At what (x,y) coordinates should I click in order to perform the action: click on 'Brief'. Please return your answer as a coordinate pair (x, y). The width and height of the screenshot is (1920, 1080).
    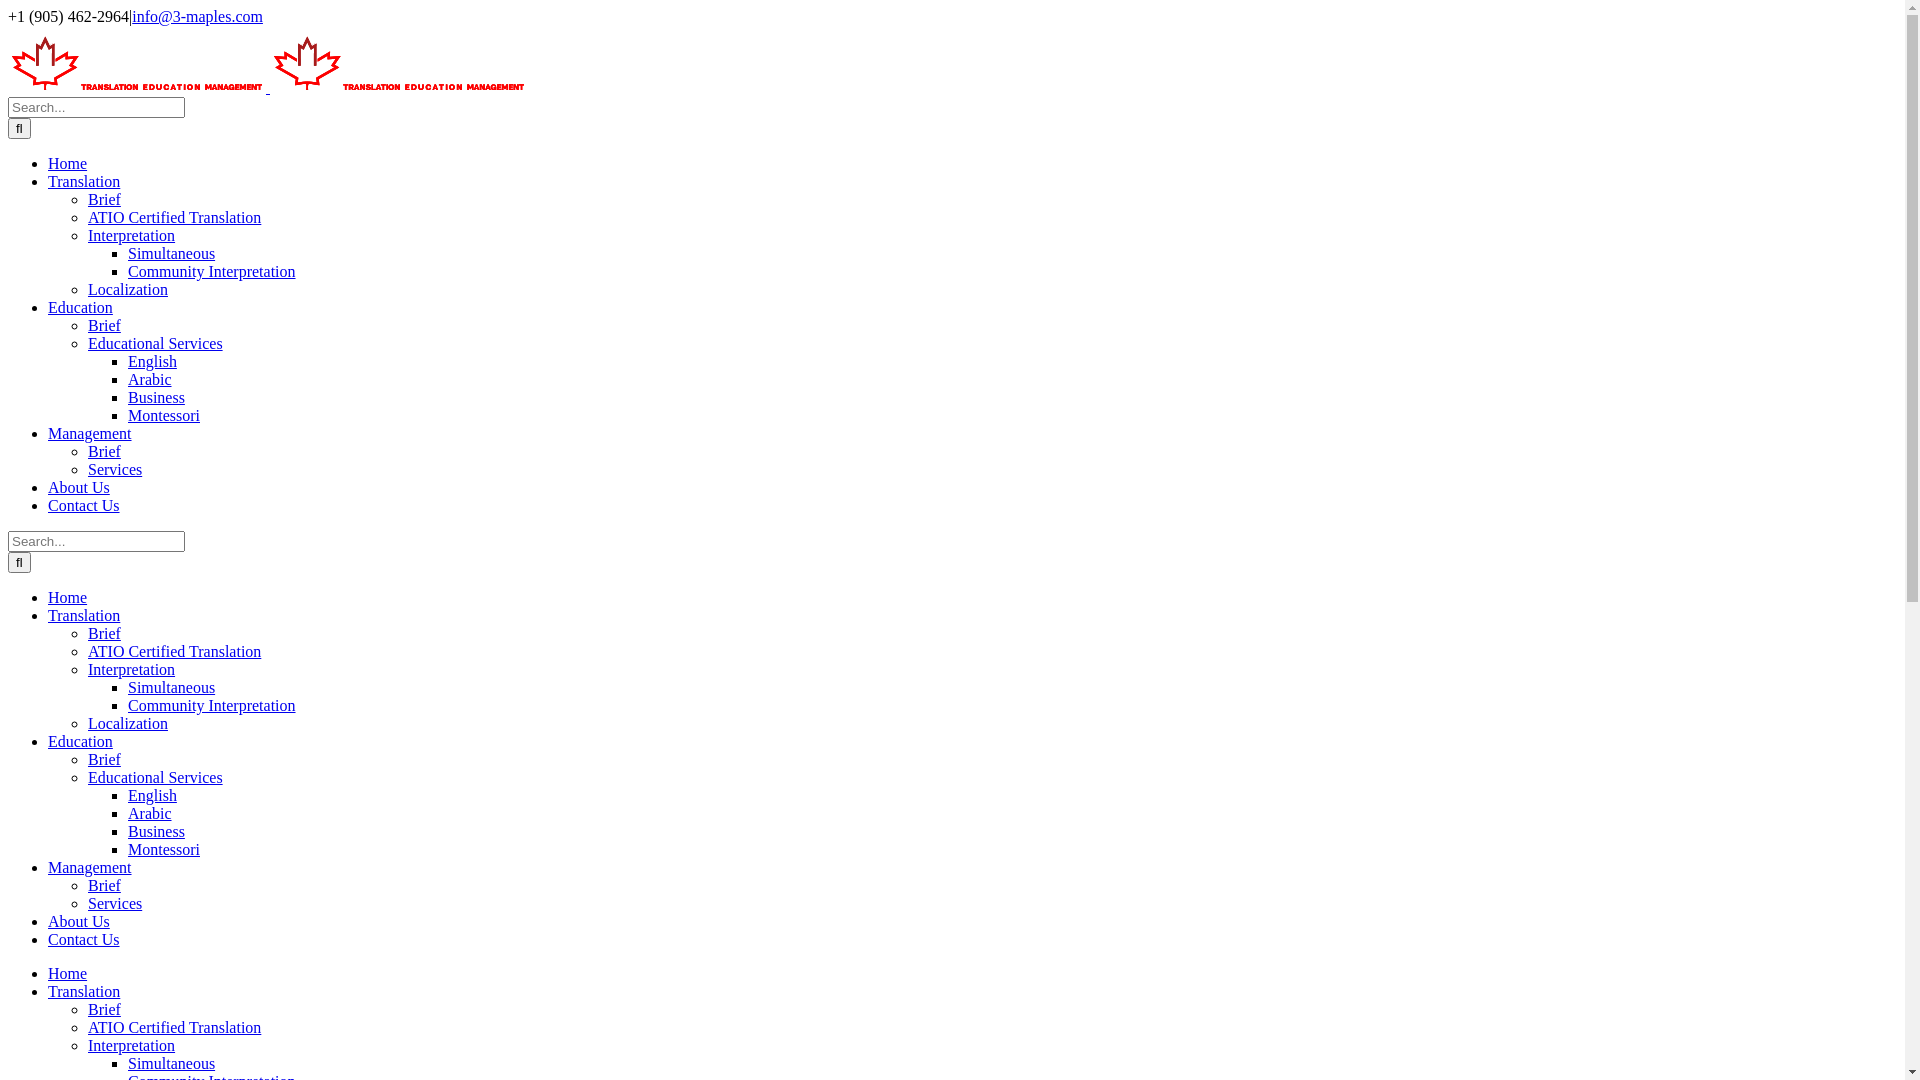
    Looking at the image, I should click on (103, 324).